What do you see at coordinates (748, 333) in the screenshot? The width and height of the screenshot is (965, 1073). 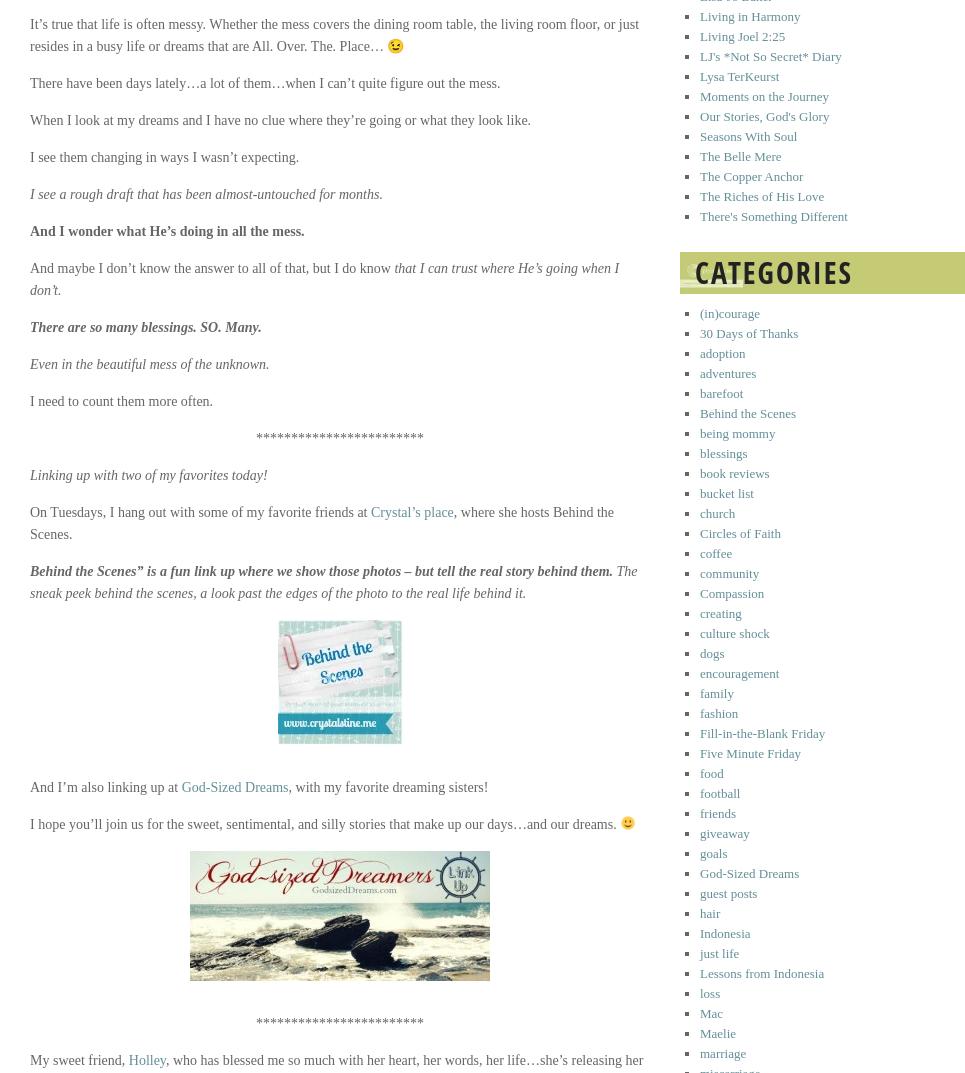 I see `'30 Days of Thanks'` at bounding box center [748, 333].